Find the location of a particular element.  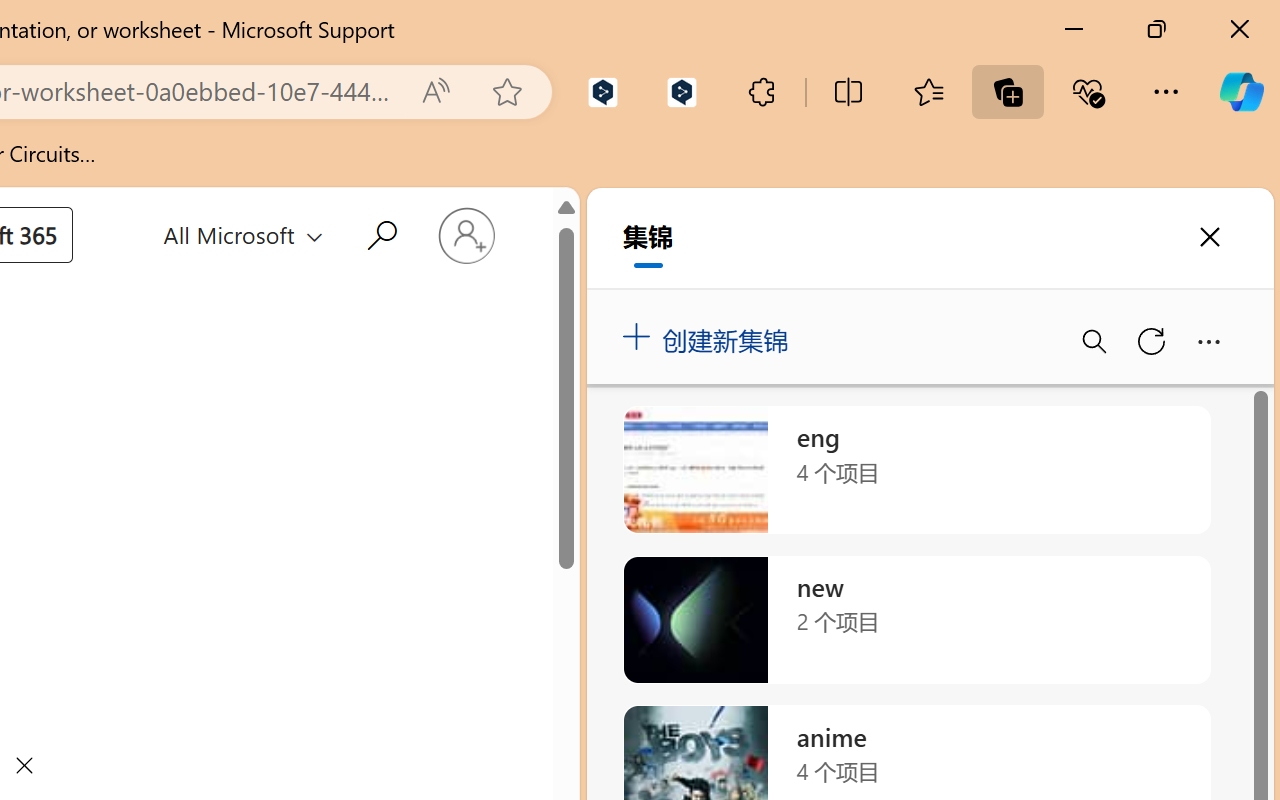

'Sign in to your account' is located at coordinates (464, 234).